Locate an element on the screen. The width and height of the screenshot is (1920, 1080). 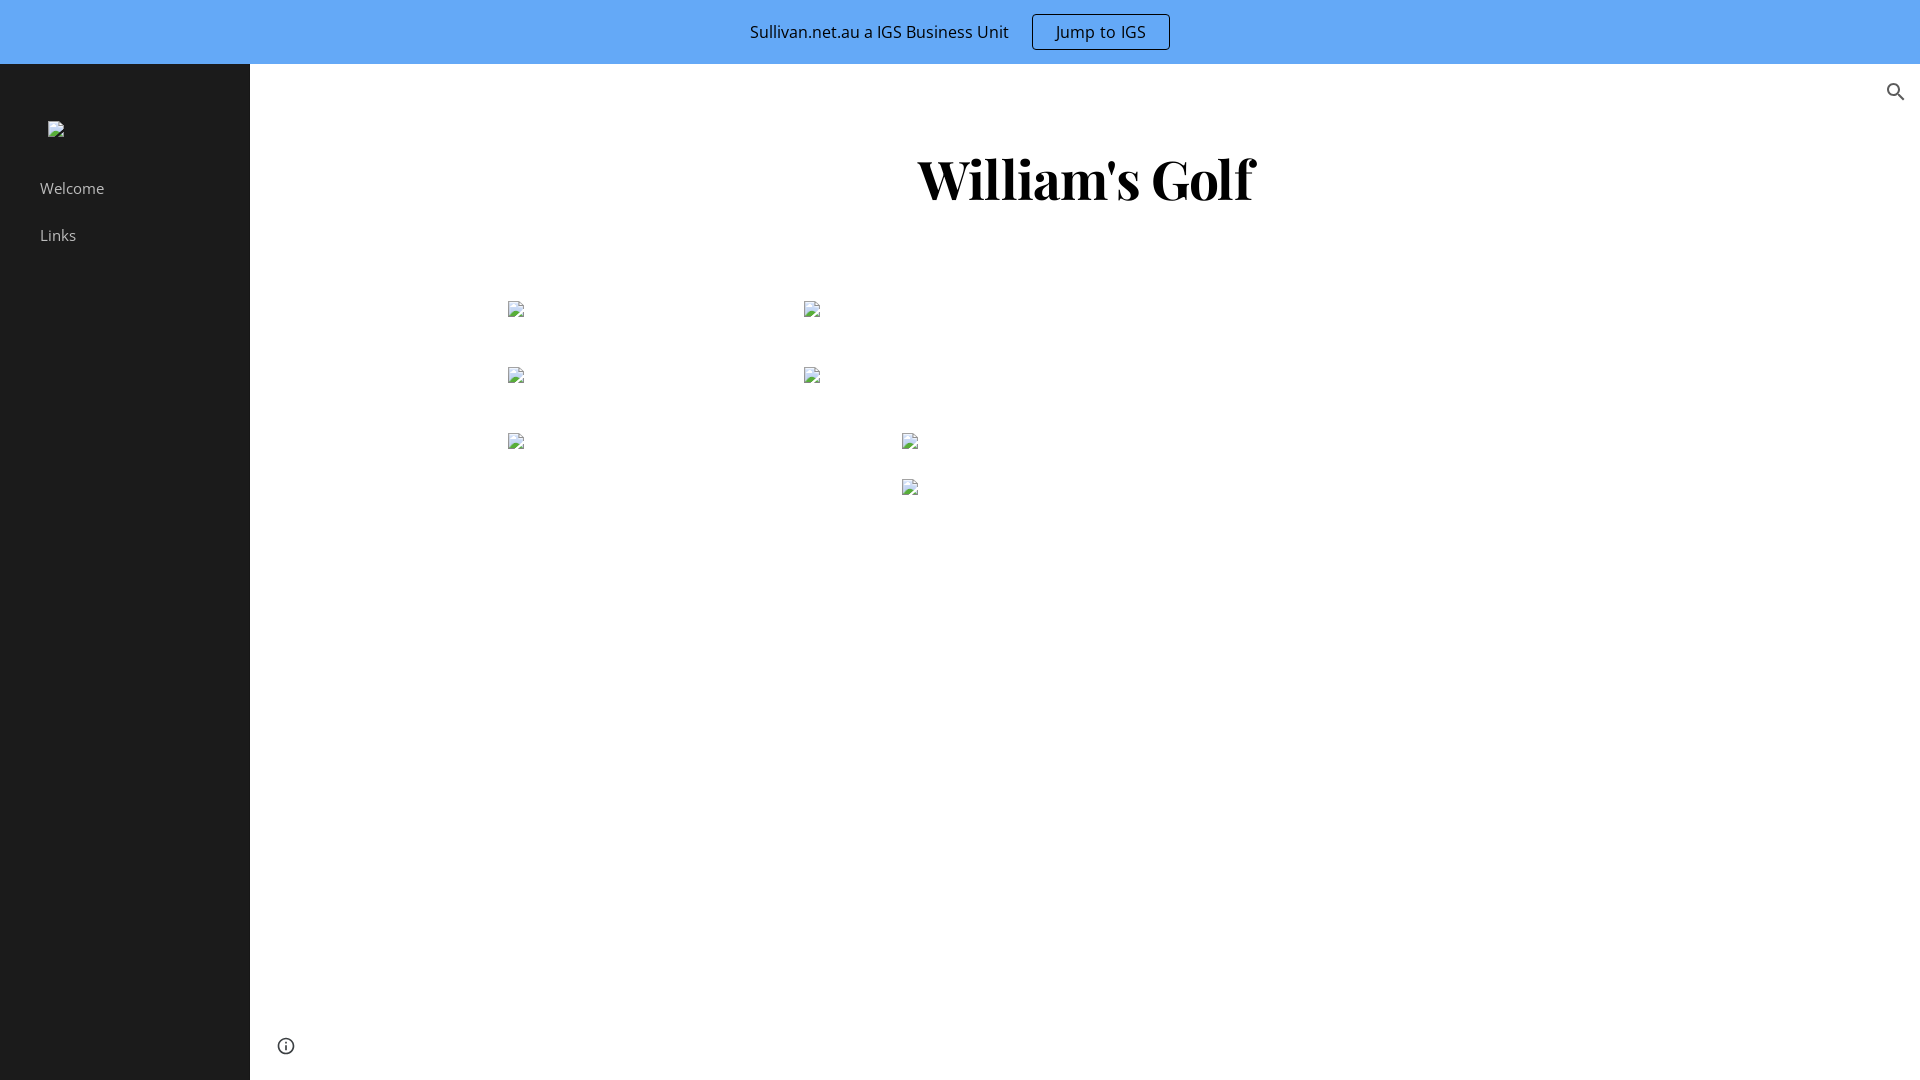
'Links' is located at coordinates (135, 234).